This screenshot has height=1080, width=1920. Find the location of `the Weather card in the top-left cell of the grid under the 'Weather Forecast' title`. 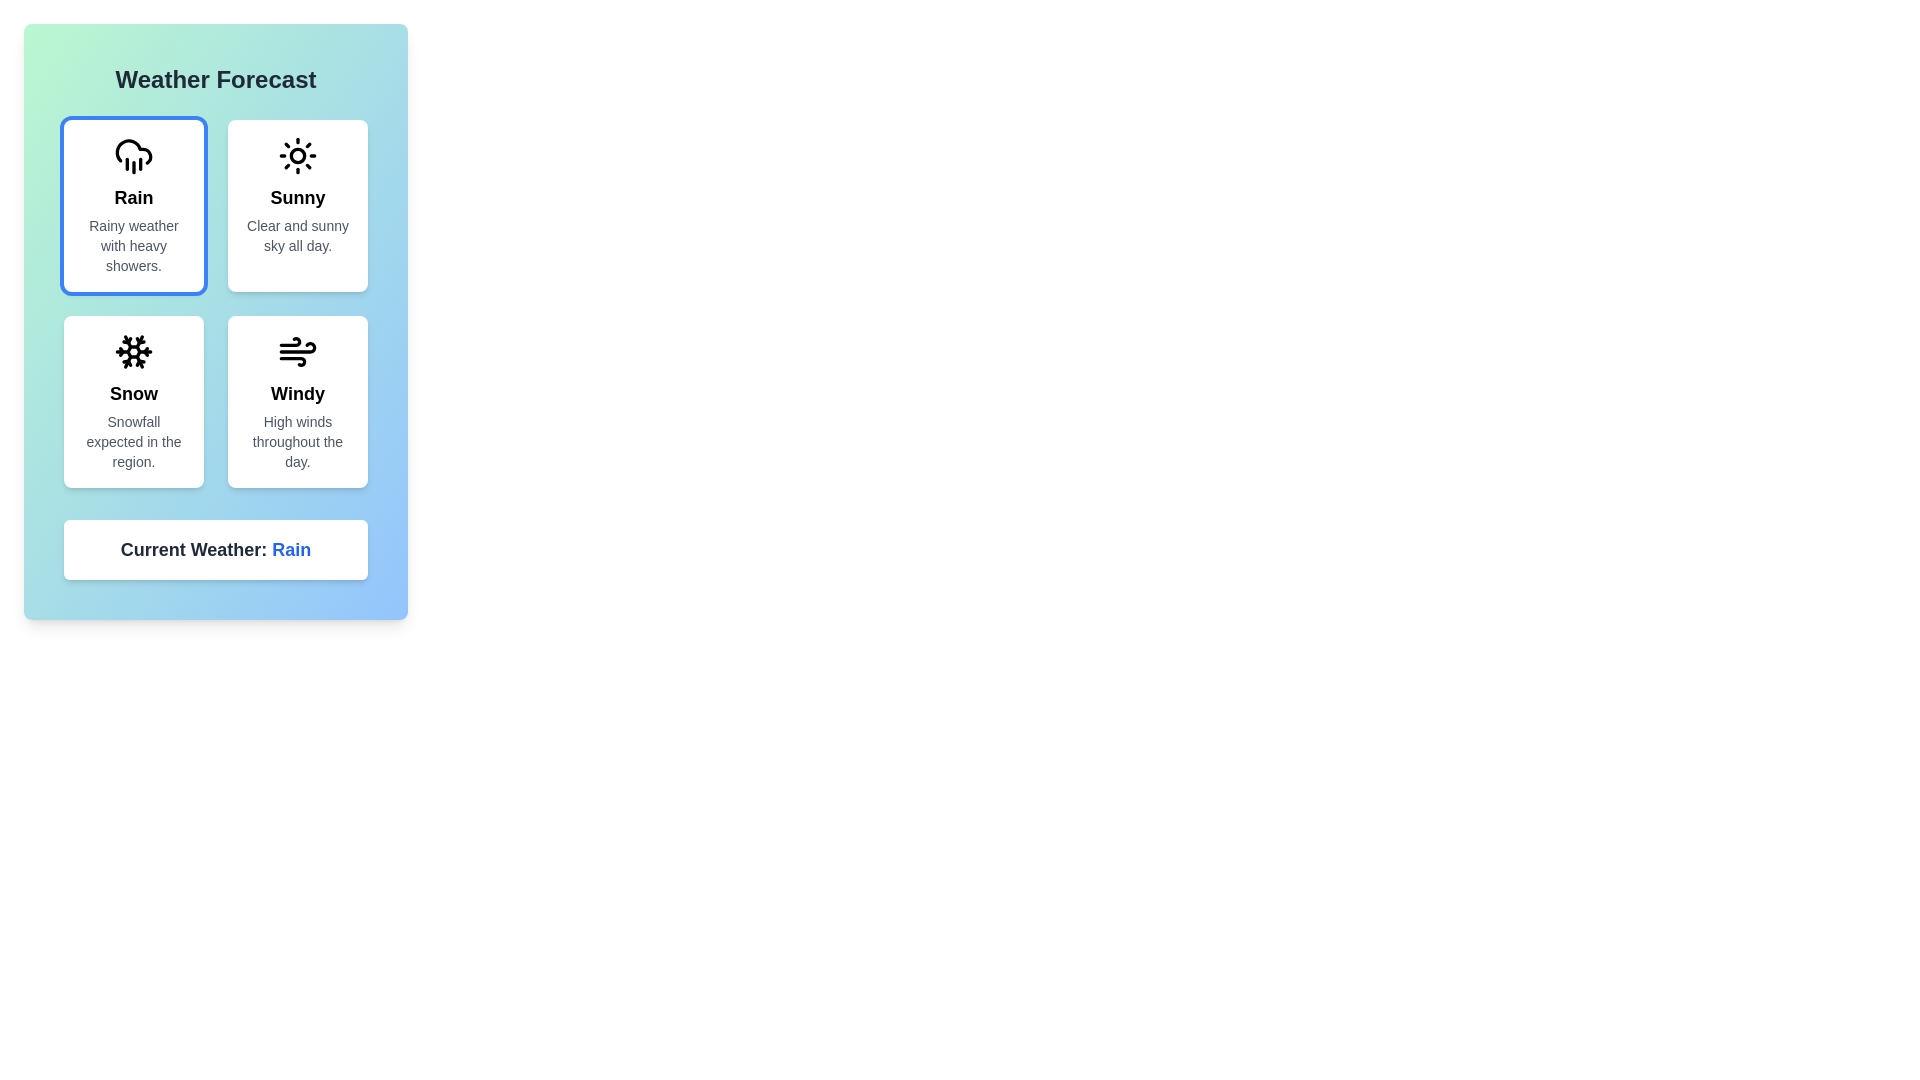

the Weather card in the top-left cell of the grid under the 'Weather Forecast' title is located at coordinates (133, 205).